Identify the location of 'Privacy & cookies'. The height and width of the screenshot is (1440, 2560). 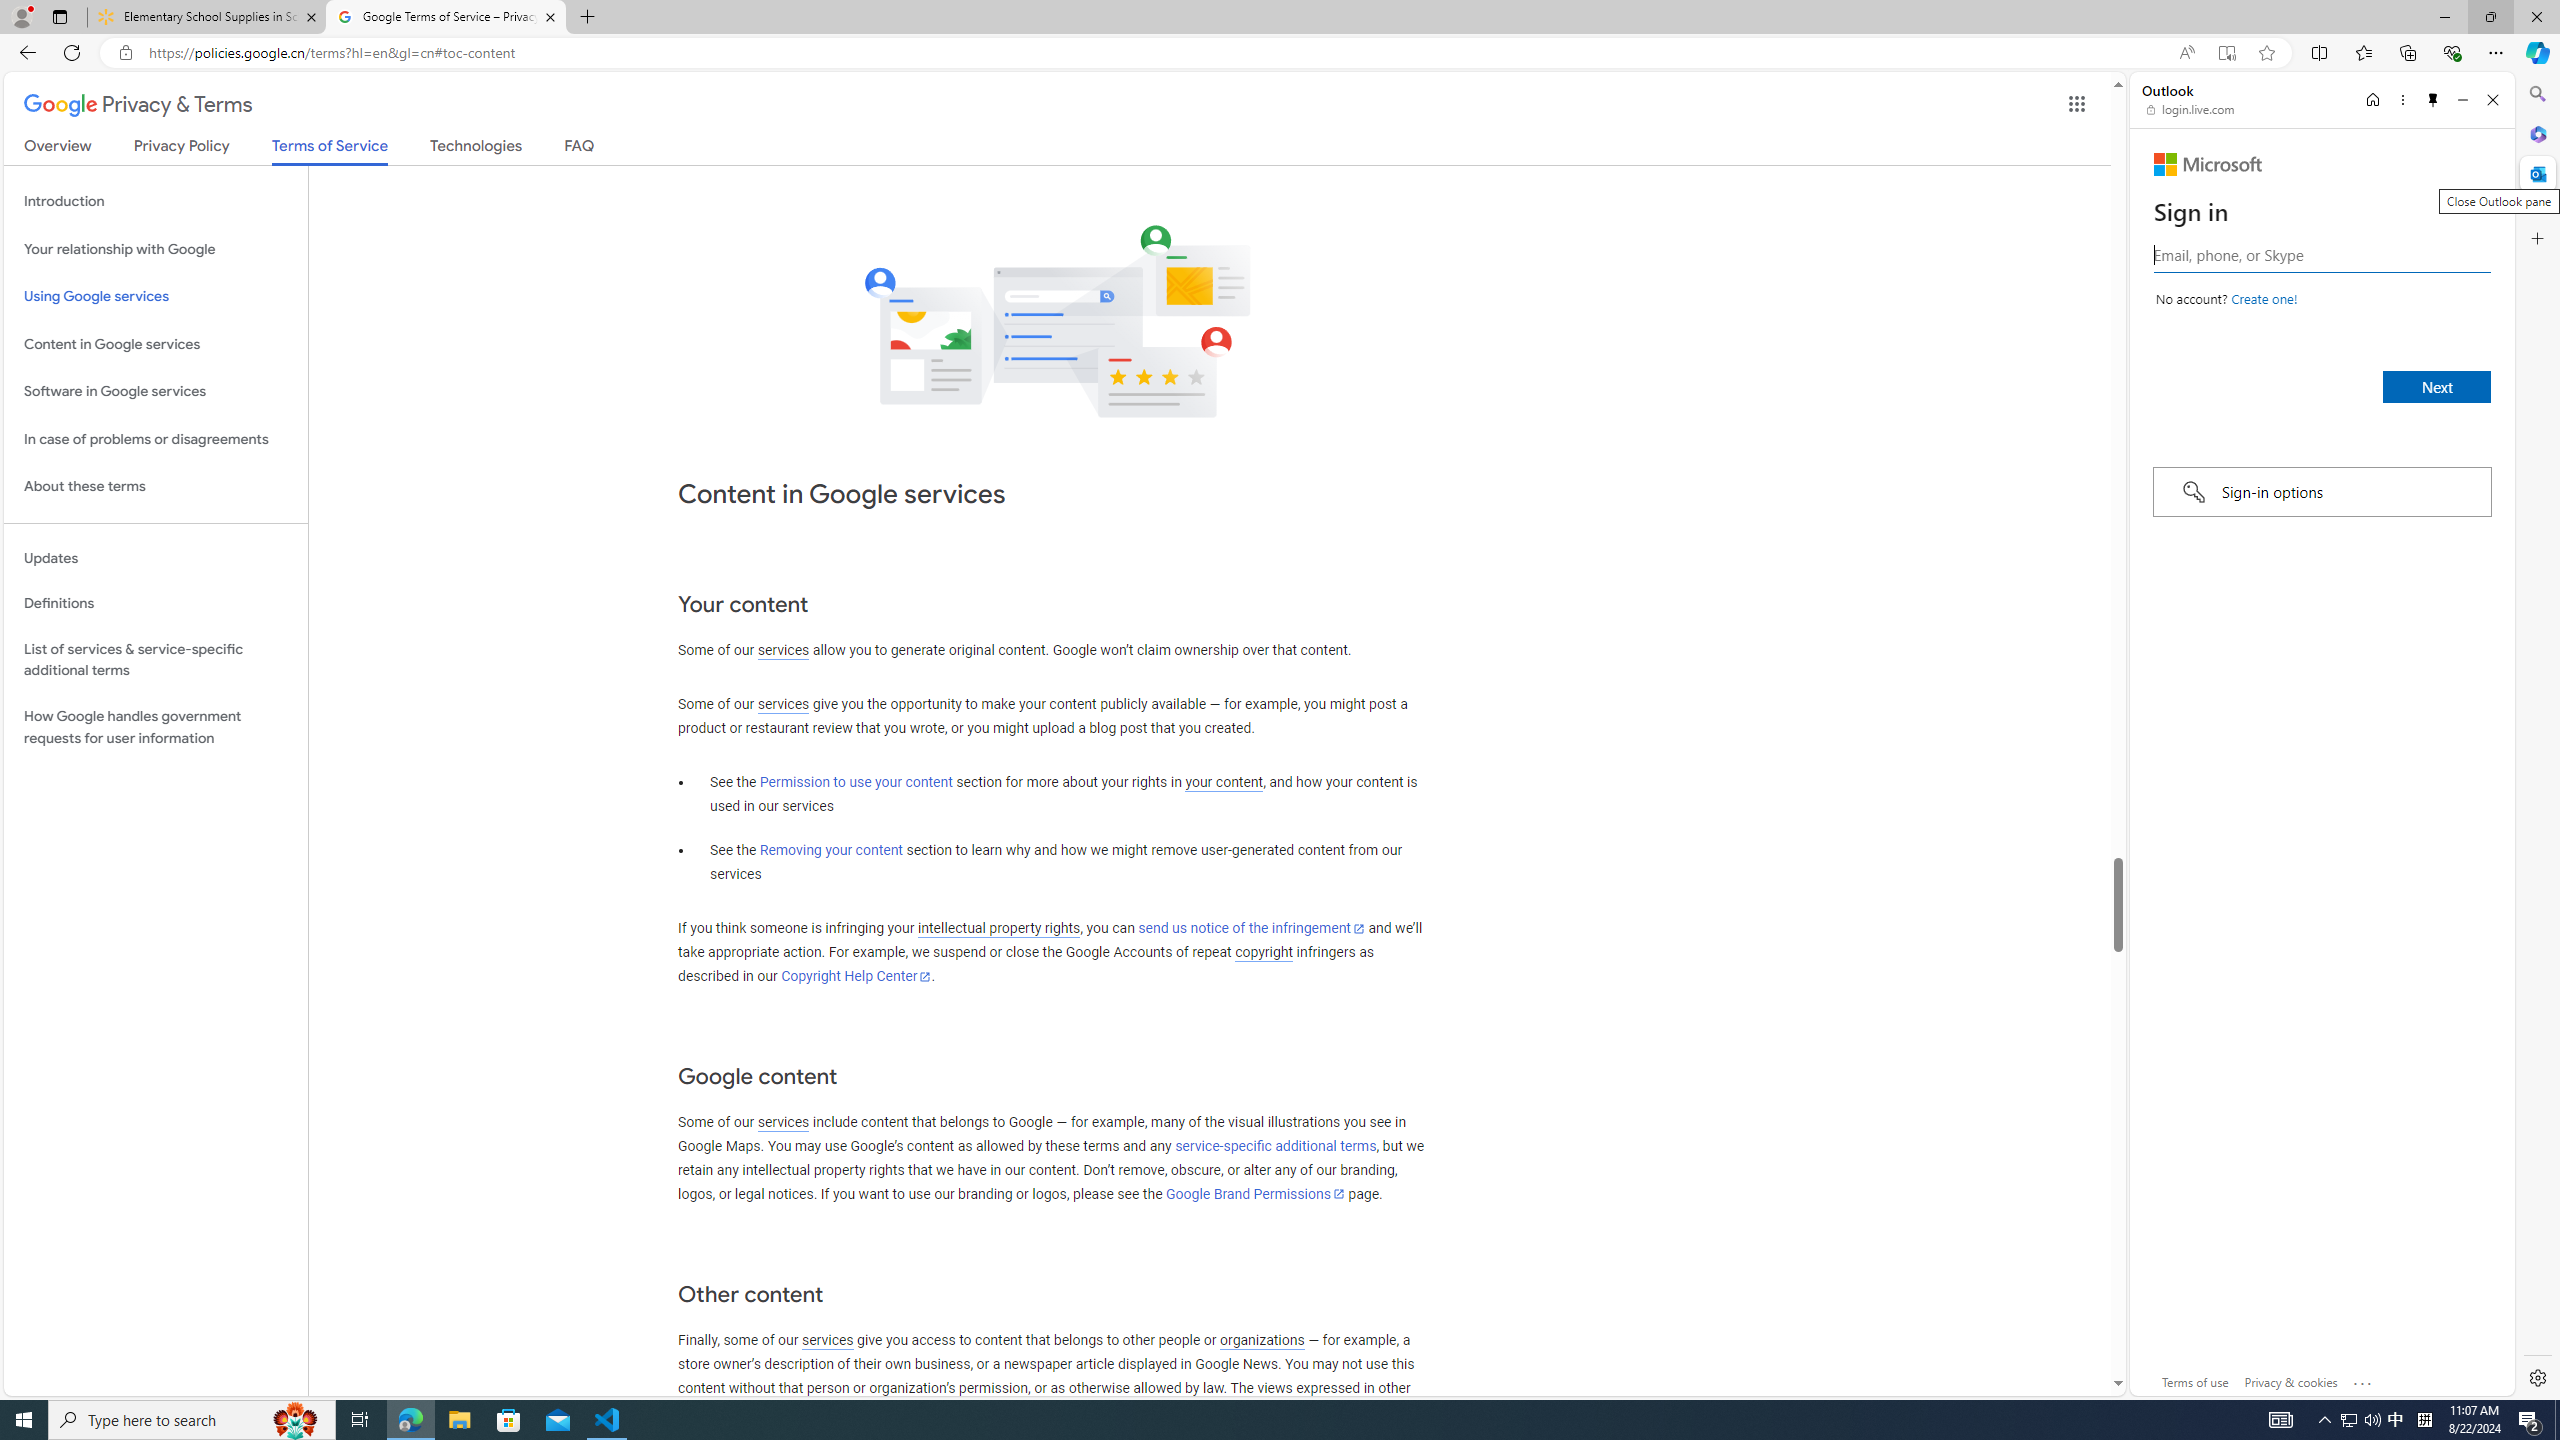
(2290, 1380).